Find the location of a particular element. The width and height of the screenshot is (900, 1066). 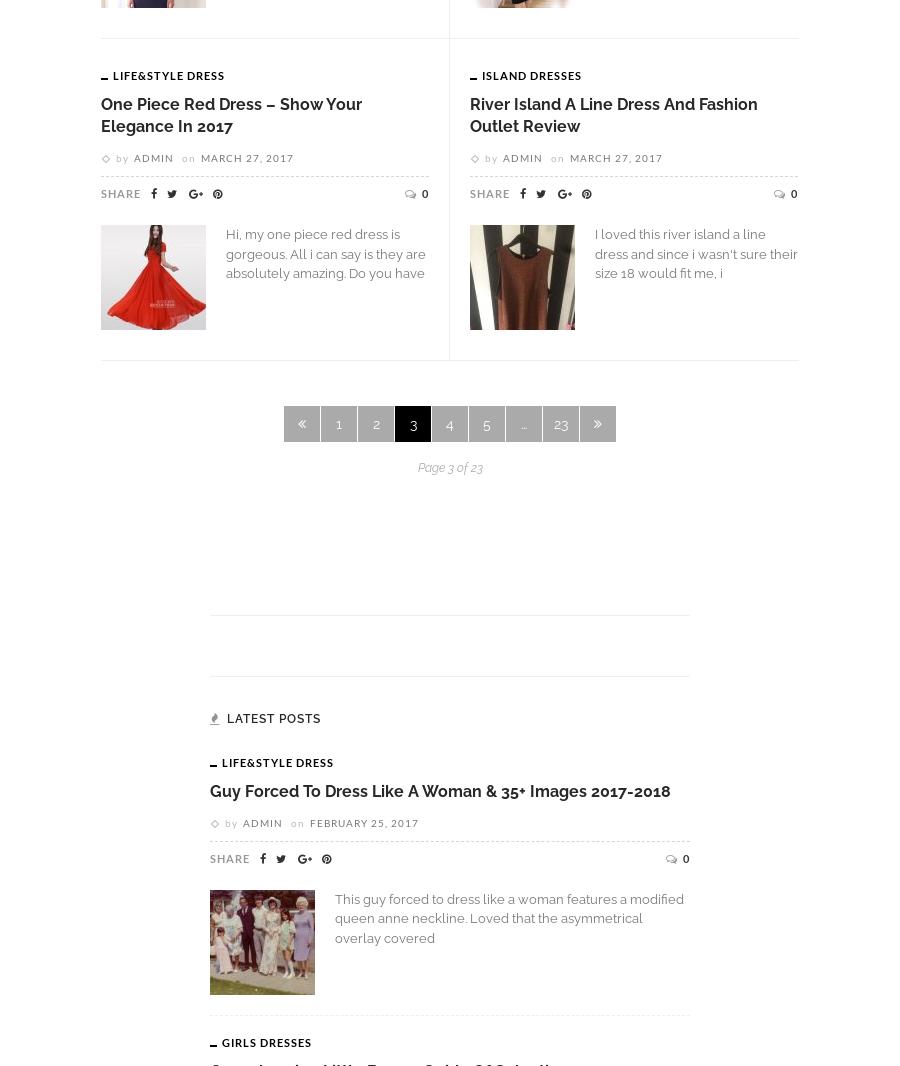

'3' is located at coordinates (412, 423).